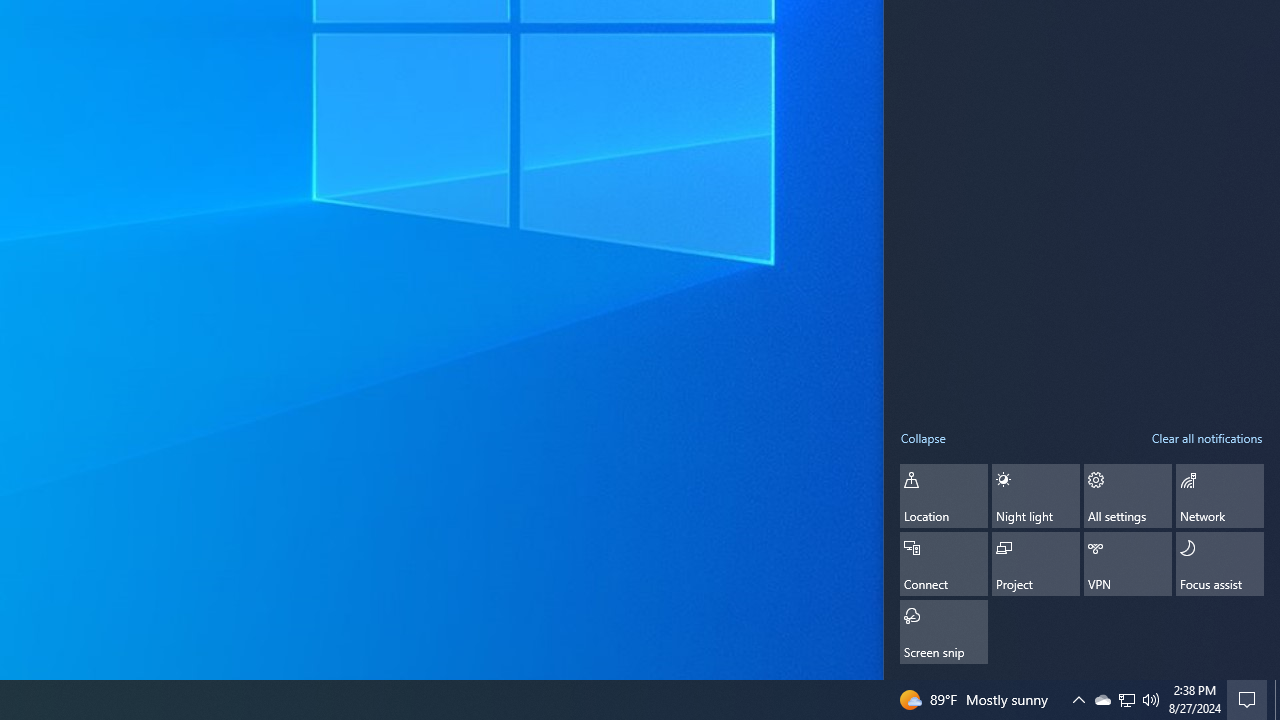  I want to click on 'Notification Chevron', so click(1078, 698).